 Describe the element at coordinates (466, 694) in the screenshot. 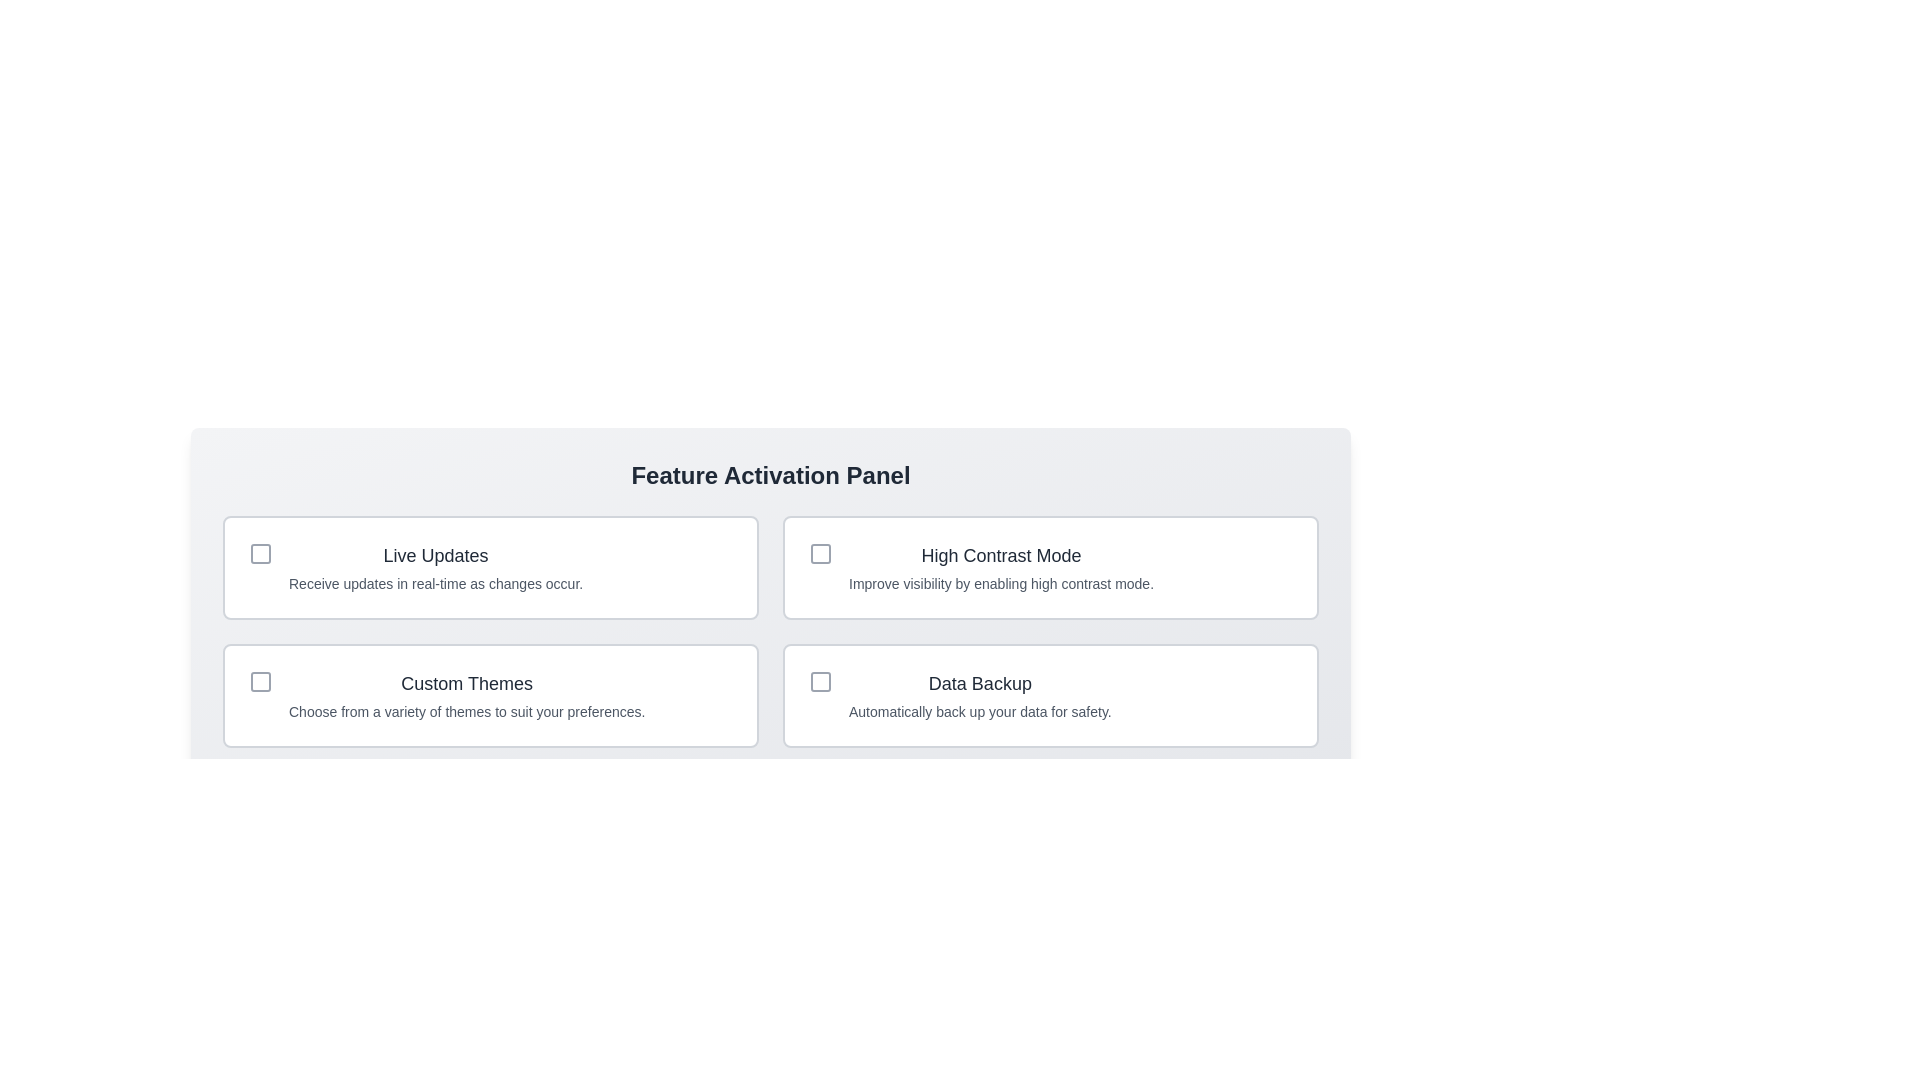

I see `the 'Custom Themes' text label which consists of two lines of text, with the first line in bold and larger font and the second line in smaller and lighter font, located in the bottom-left quadrant of the interface` at that location.